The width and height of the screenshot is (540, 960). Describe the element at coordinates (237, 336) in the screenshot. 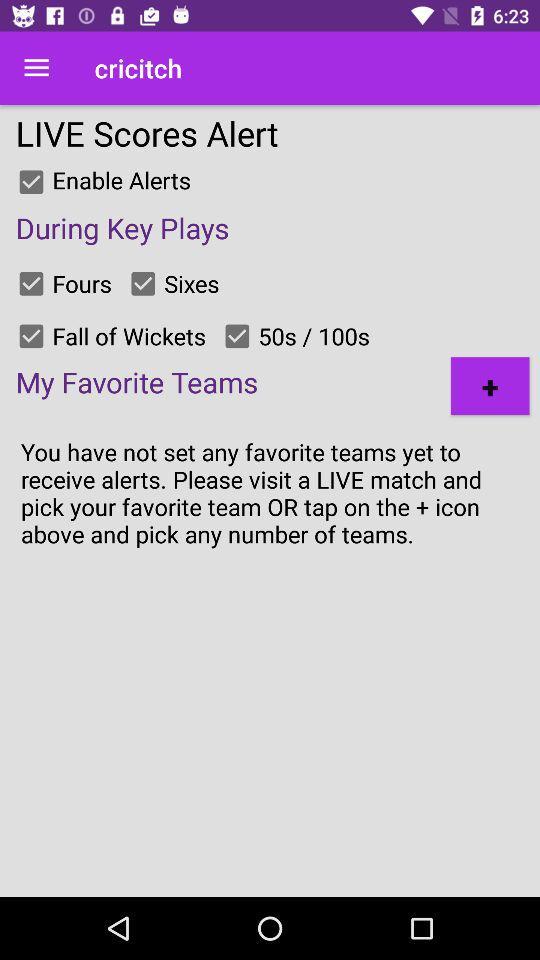

I see `include 50's/100s in live score alerts` at that location.